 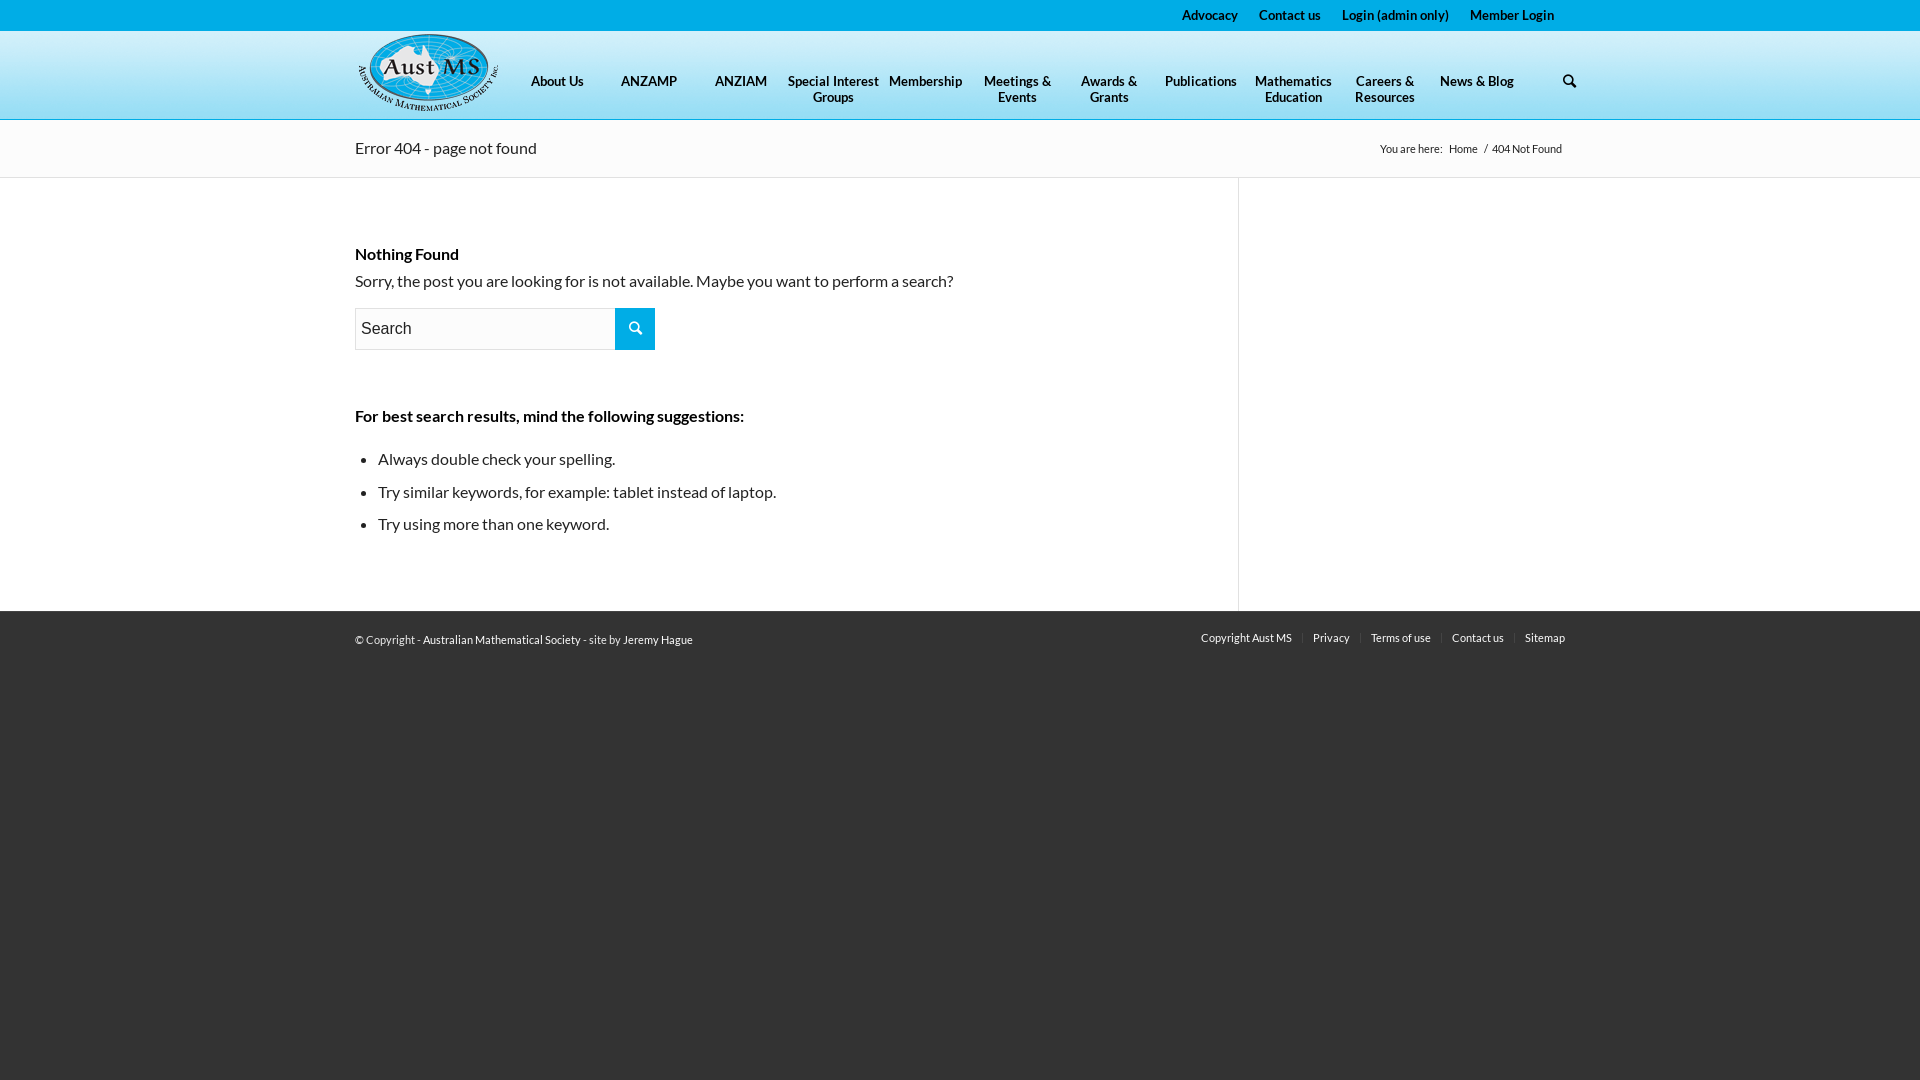 What do you see at coordinates (1200, 637) in the screenshot?
I see `'Copyright Aust MS'` at bounding box center [1200, 637].